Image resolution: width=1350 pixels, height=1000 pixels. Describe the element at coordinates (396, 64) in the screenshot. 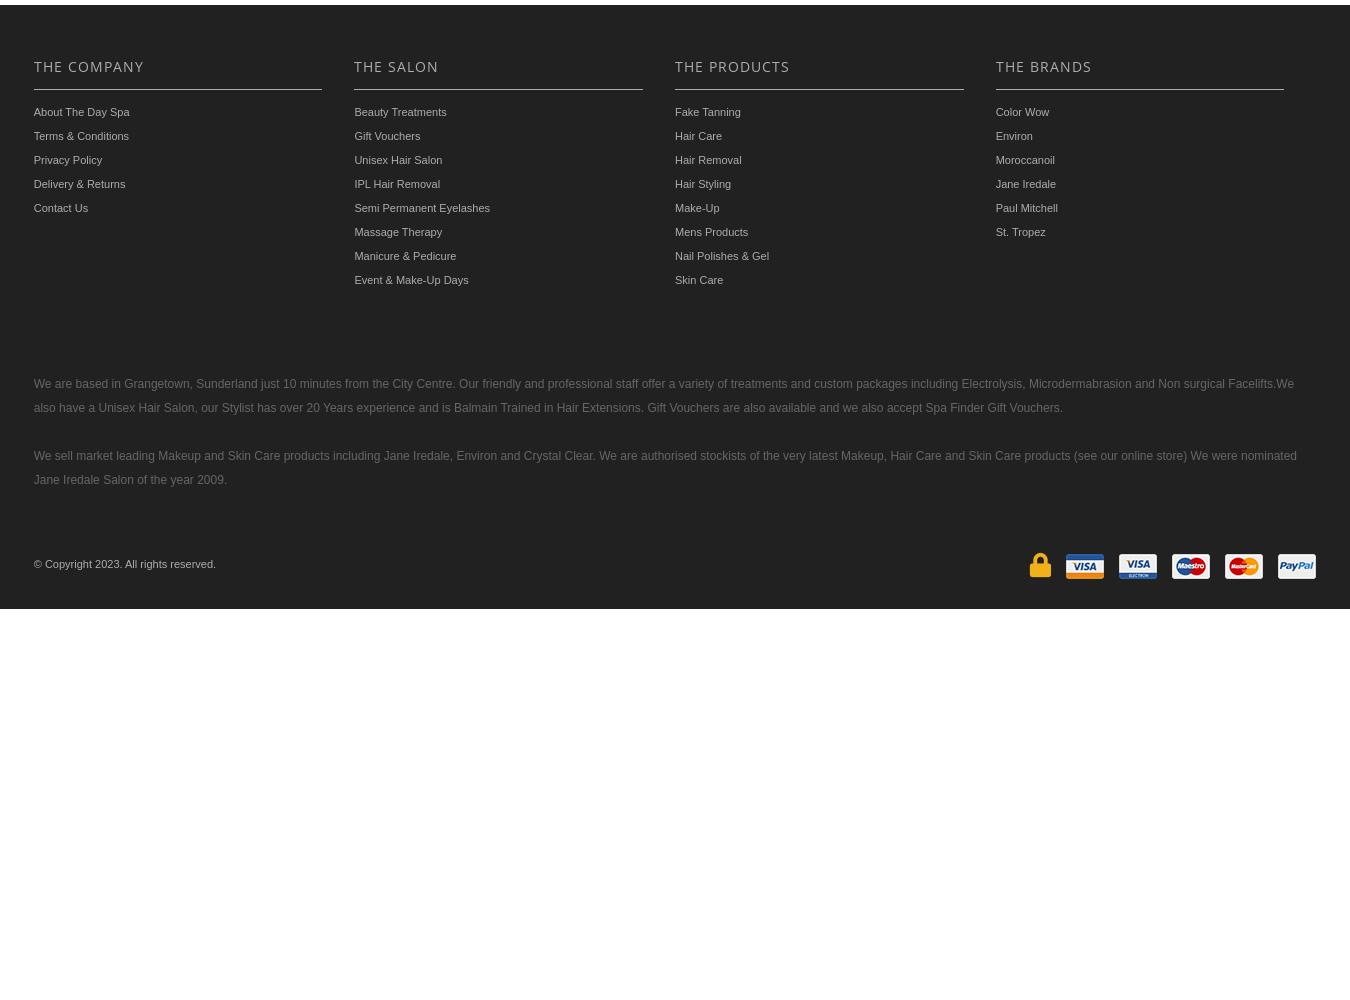

I see `'THE SALON'` at that location.